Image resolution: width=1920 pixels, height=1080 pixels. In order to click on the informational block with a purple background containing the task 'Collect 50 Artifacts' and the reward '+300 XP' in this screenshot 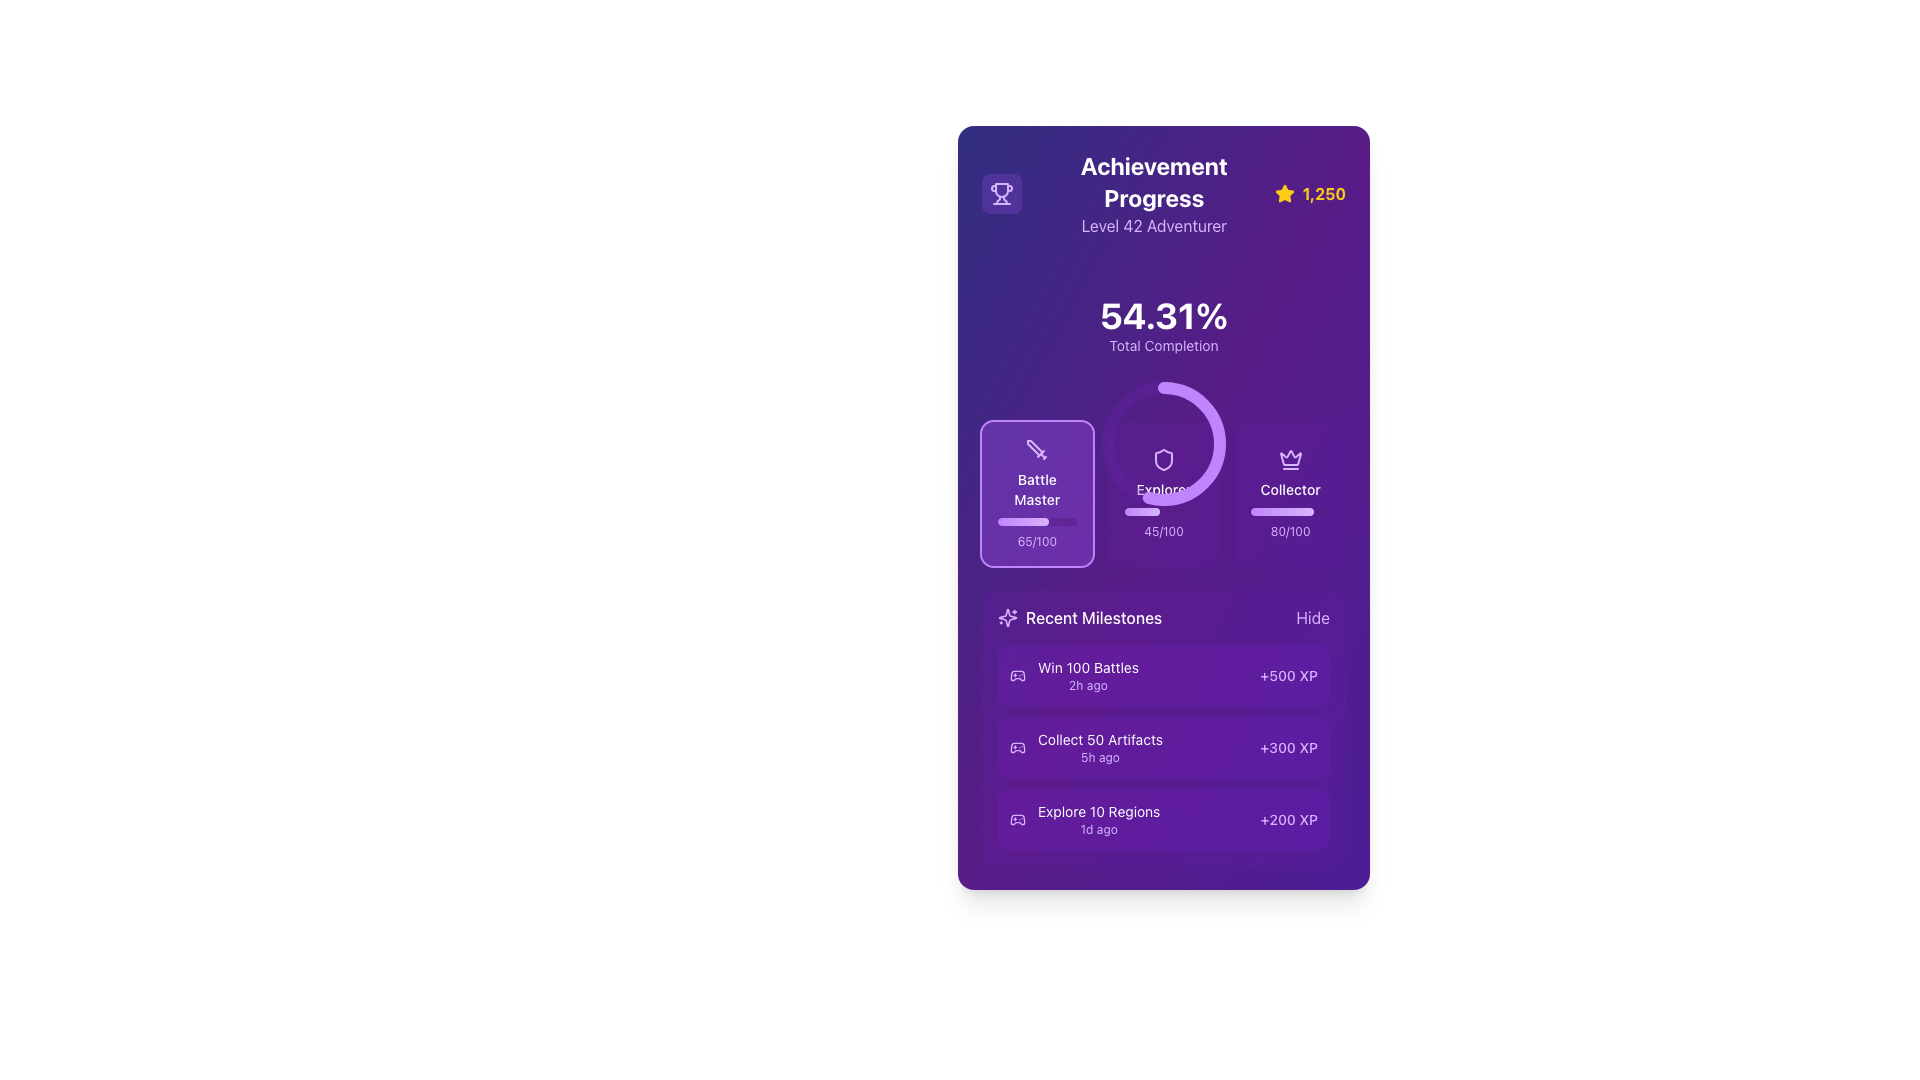, I will do `click(1163, 748)`.